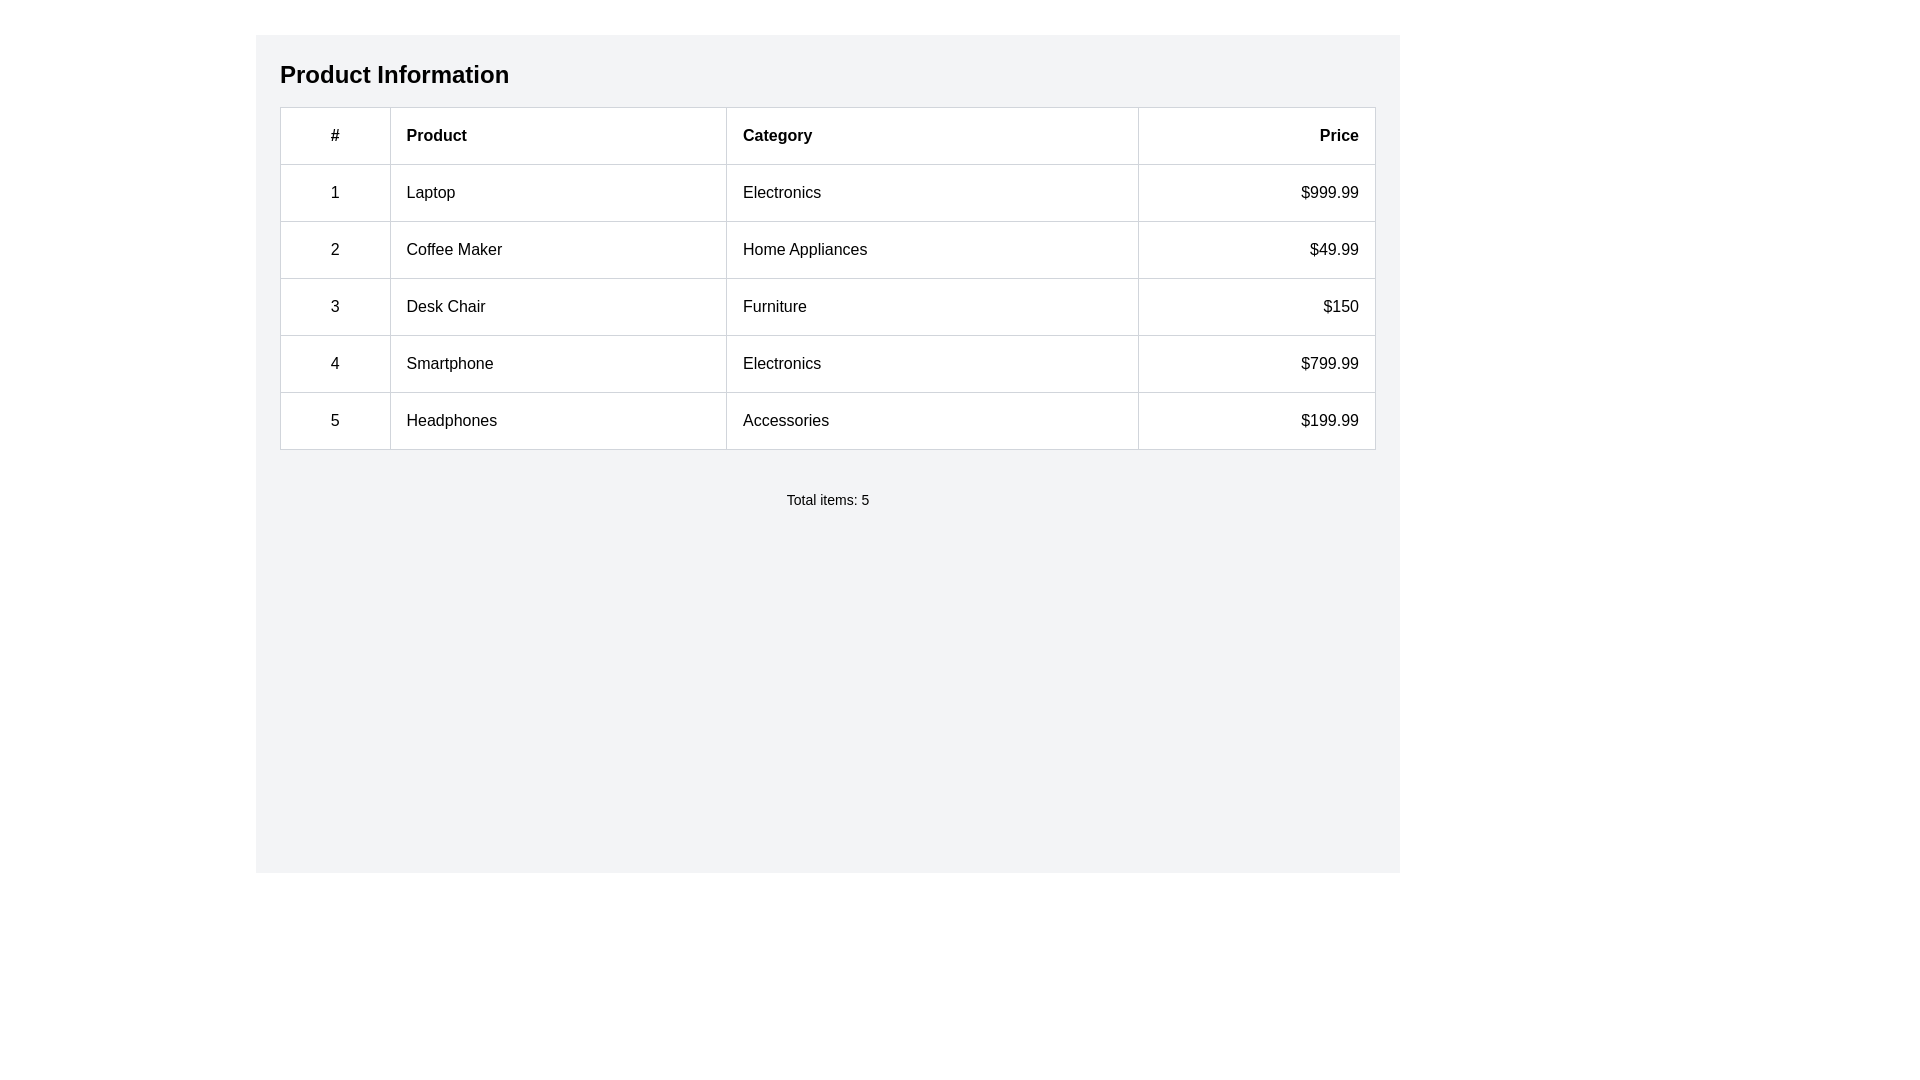 Image resolution: width=1920 pixels, height=1080 pixels. I want to click on the sequence indicator label in the last row of the table, which is the first cell under the '#' column and to the left of the 'Headphones' cell, so click(335, 419).